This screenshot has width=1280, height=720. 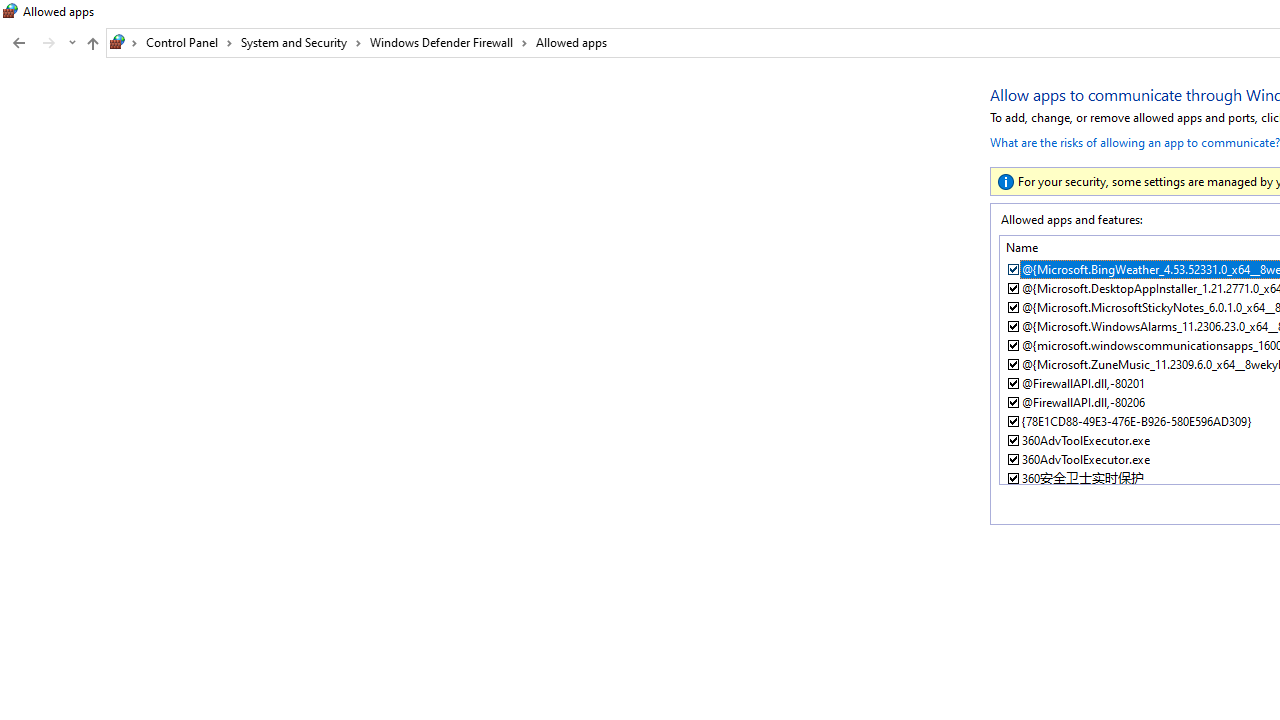 What do you see at coordinates (91, 43) in the screenshot?
I see `'Up to "Windows Defender Firewall" (Alt + Up Arrow)'` at bounding box center [91, 43].